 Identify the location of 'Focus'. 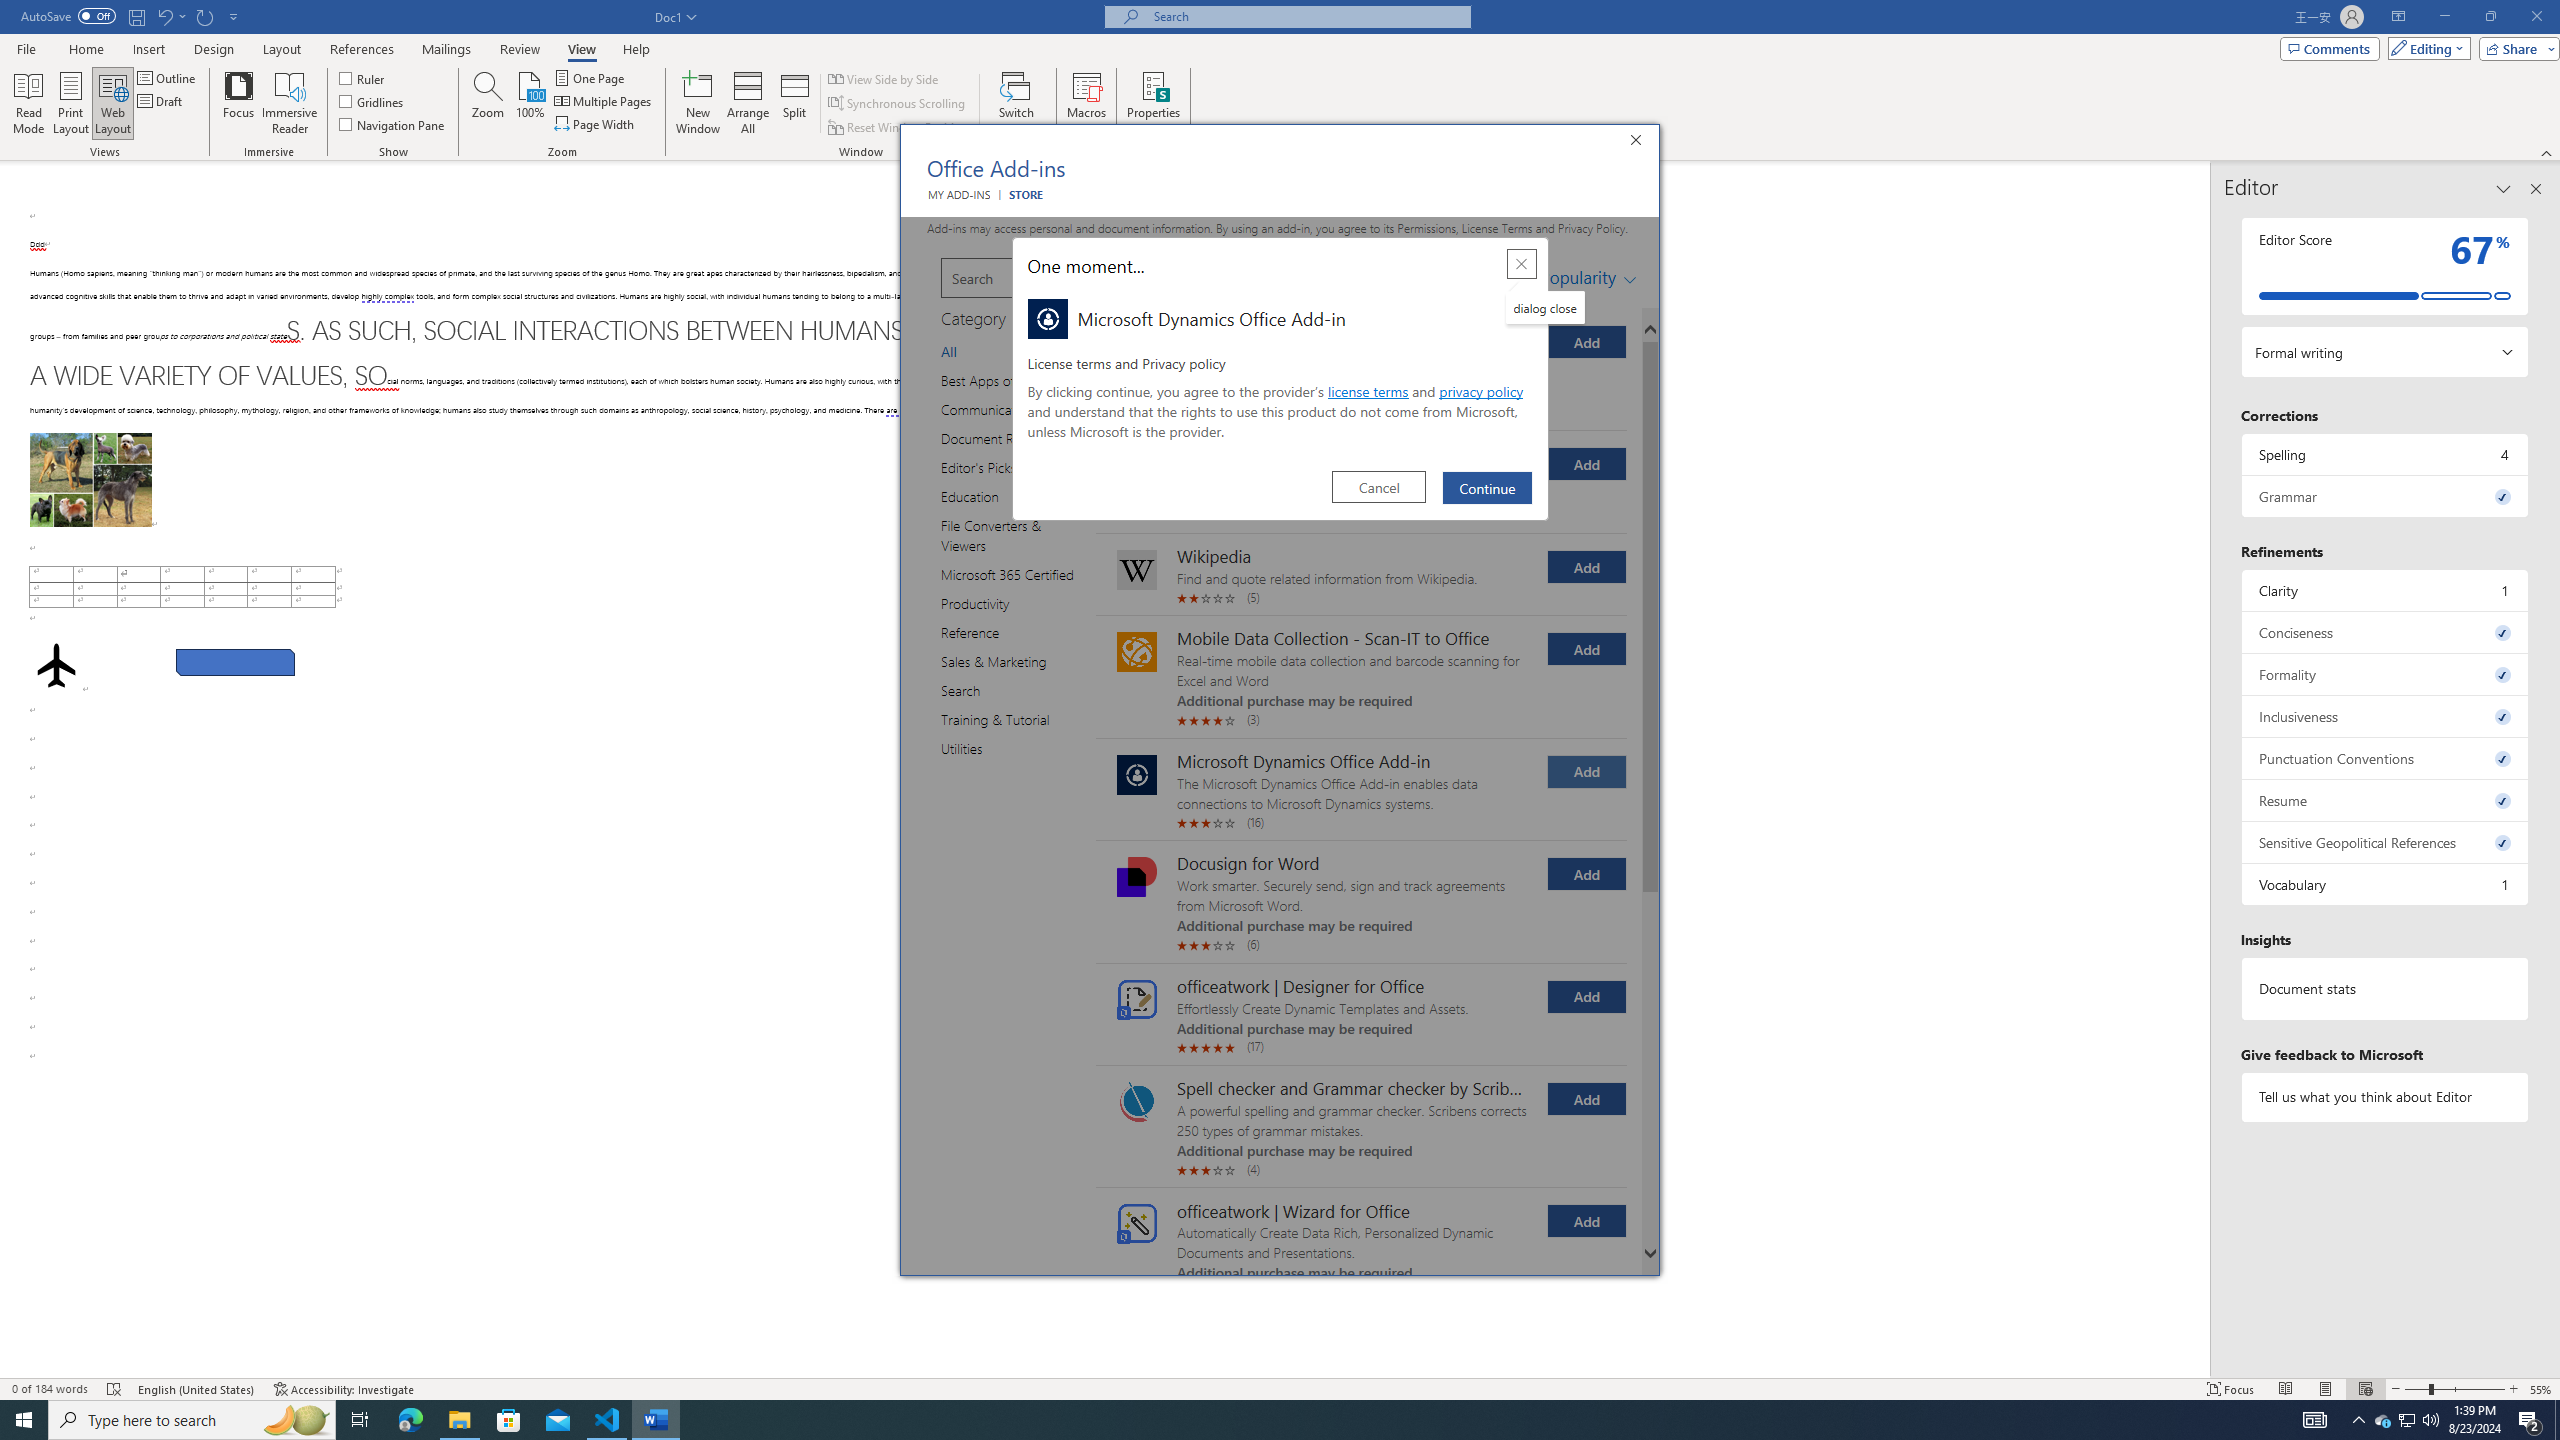
(239, 103).